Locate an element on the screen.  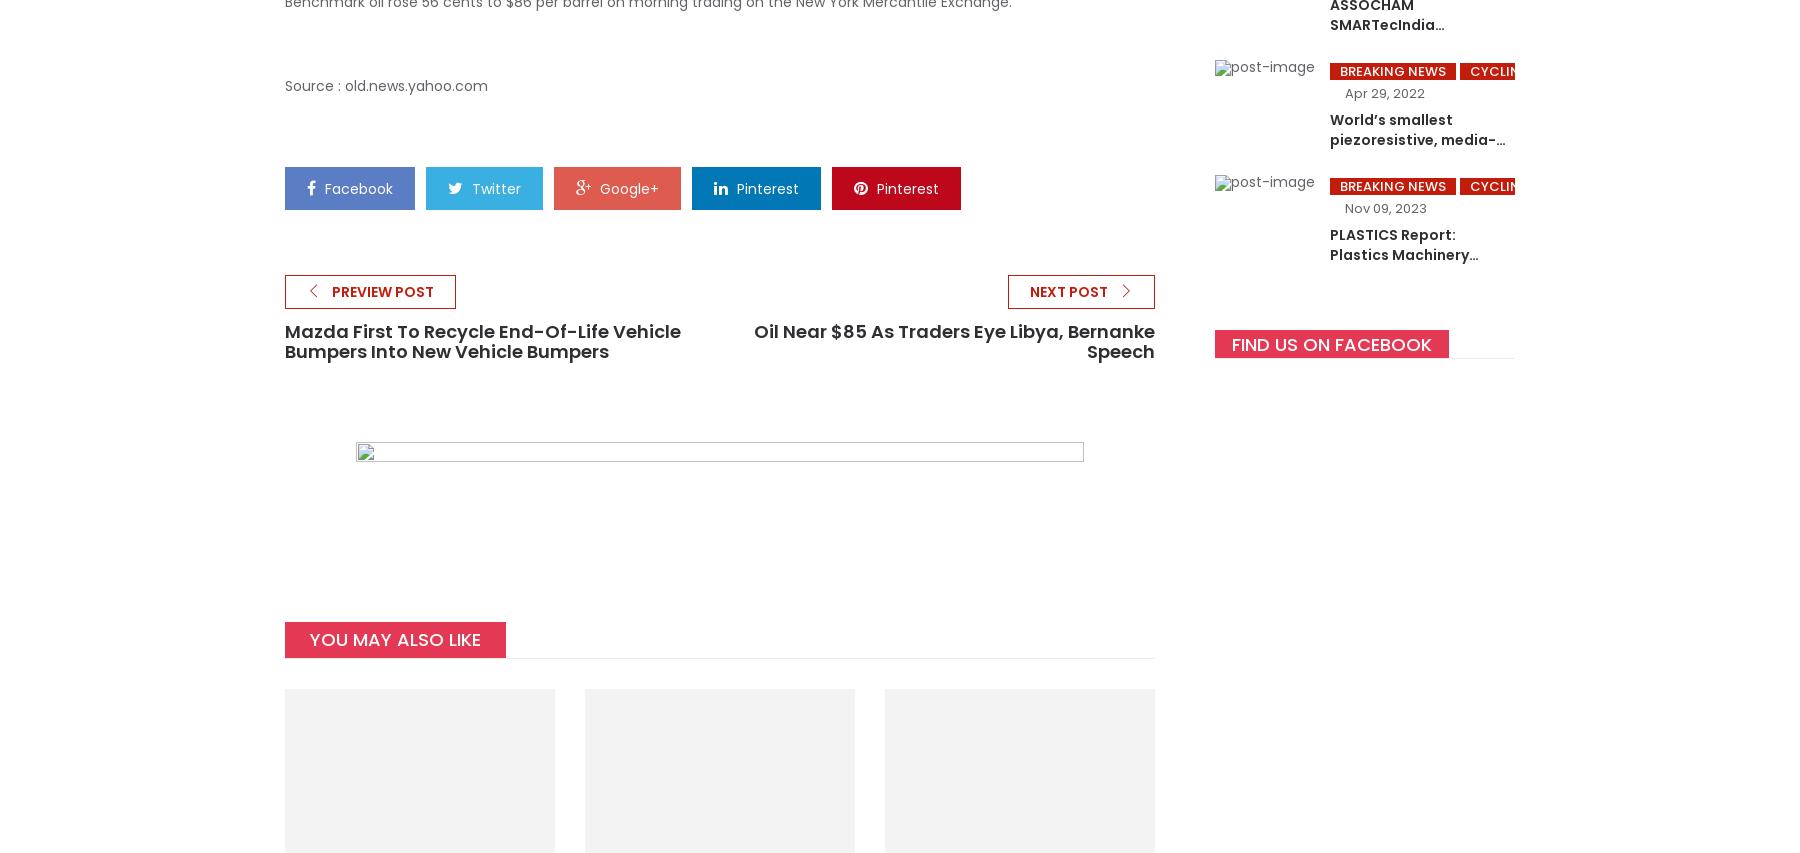
'World’s smallest piezoresistive, media-isolated pressure sensor – launched by Kistler Winterthur, April 2022' is located at coordinates (1414, 168).